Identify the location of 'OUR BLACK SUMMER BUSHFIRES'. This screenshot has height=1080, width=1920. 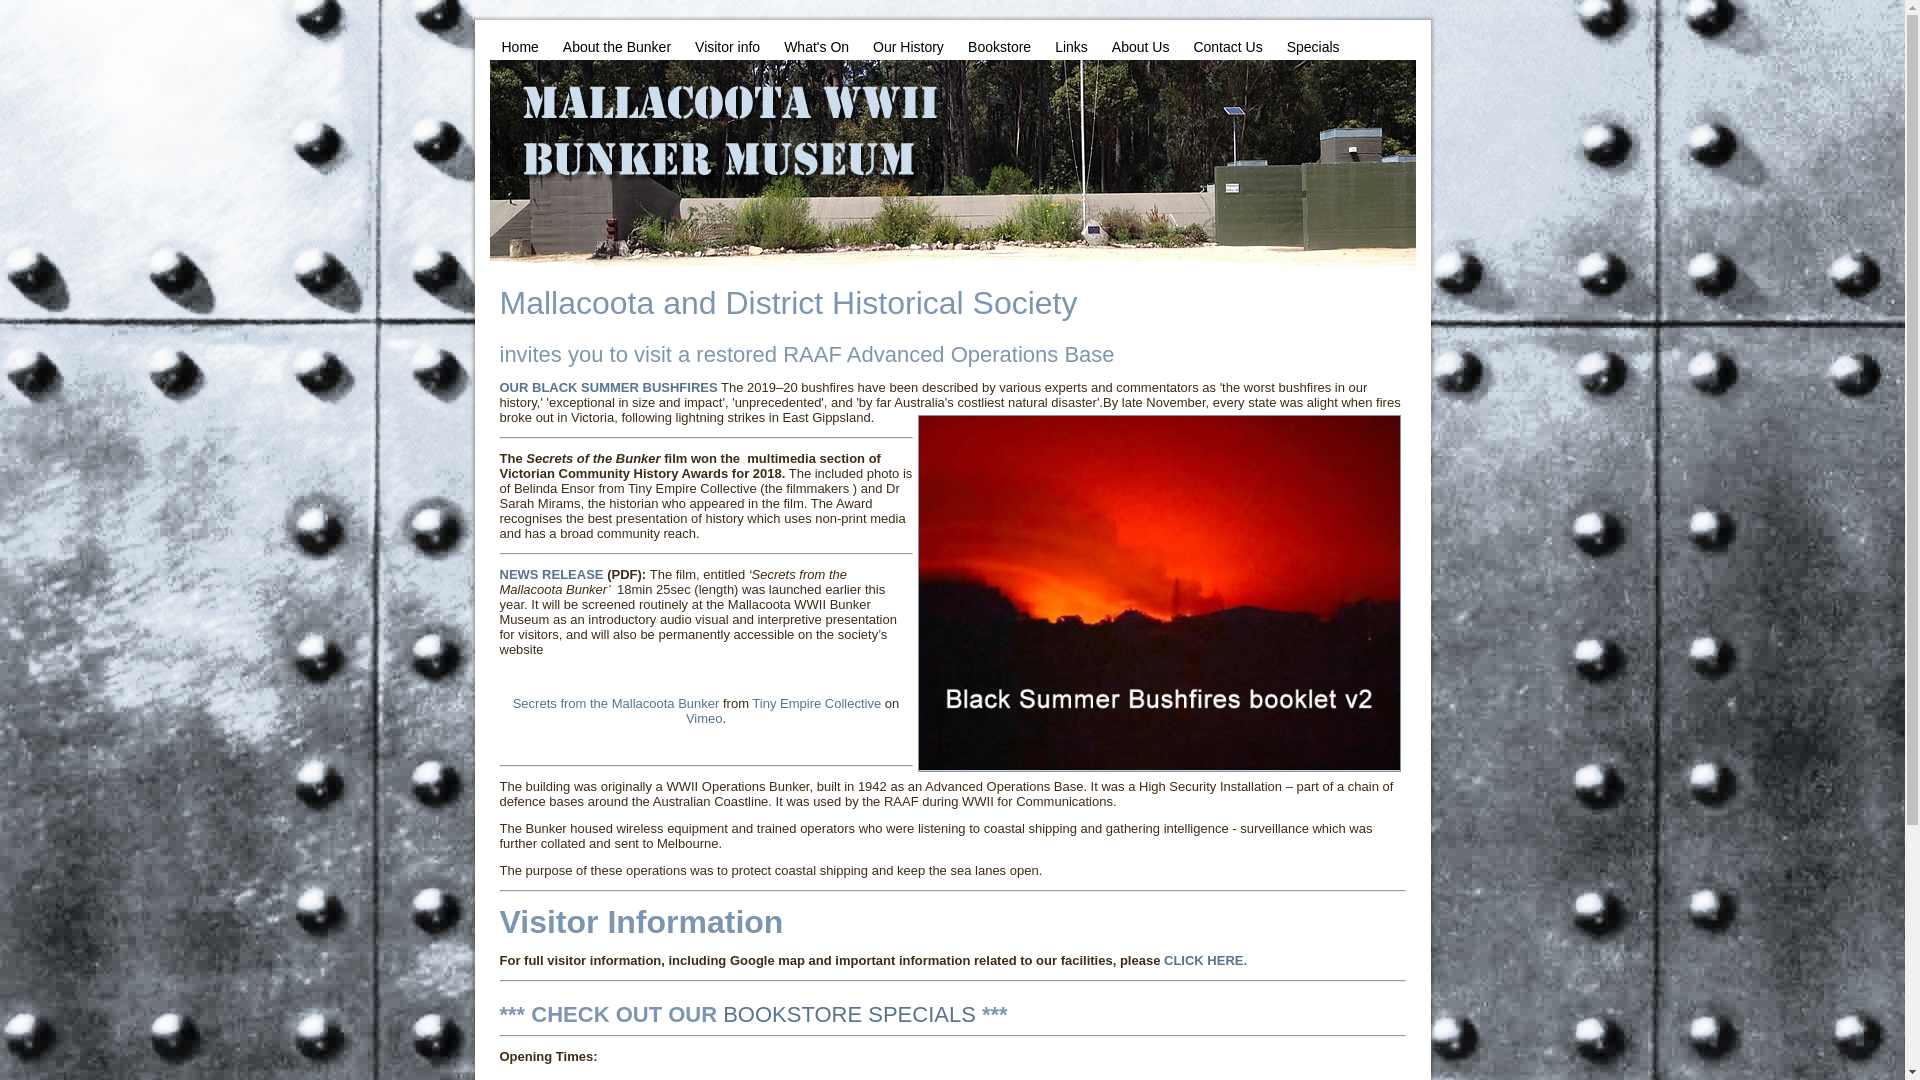
(608, 387).